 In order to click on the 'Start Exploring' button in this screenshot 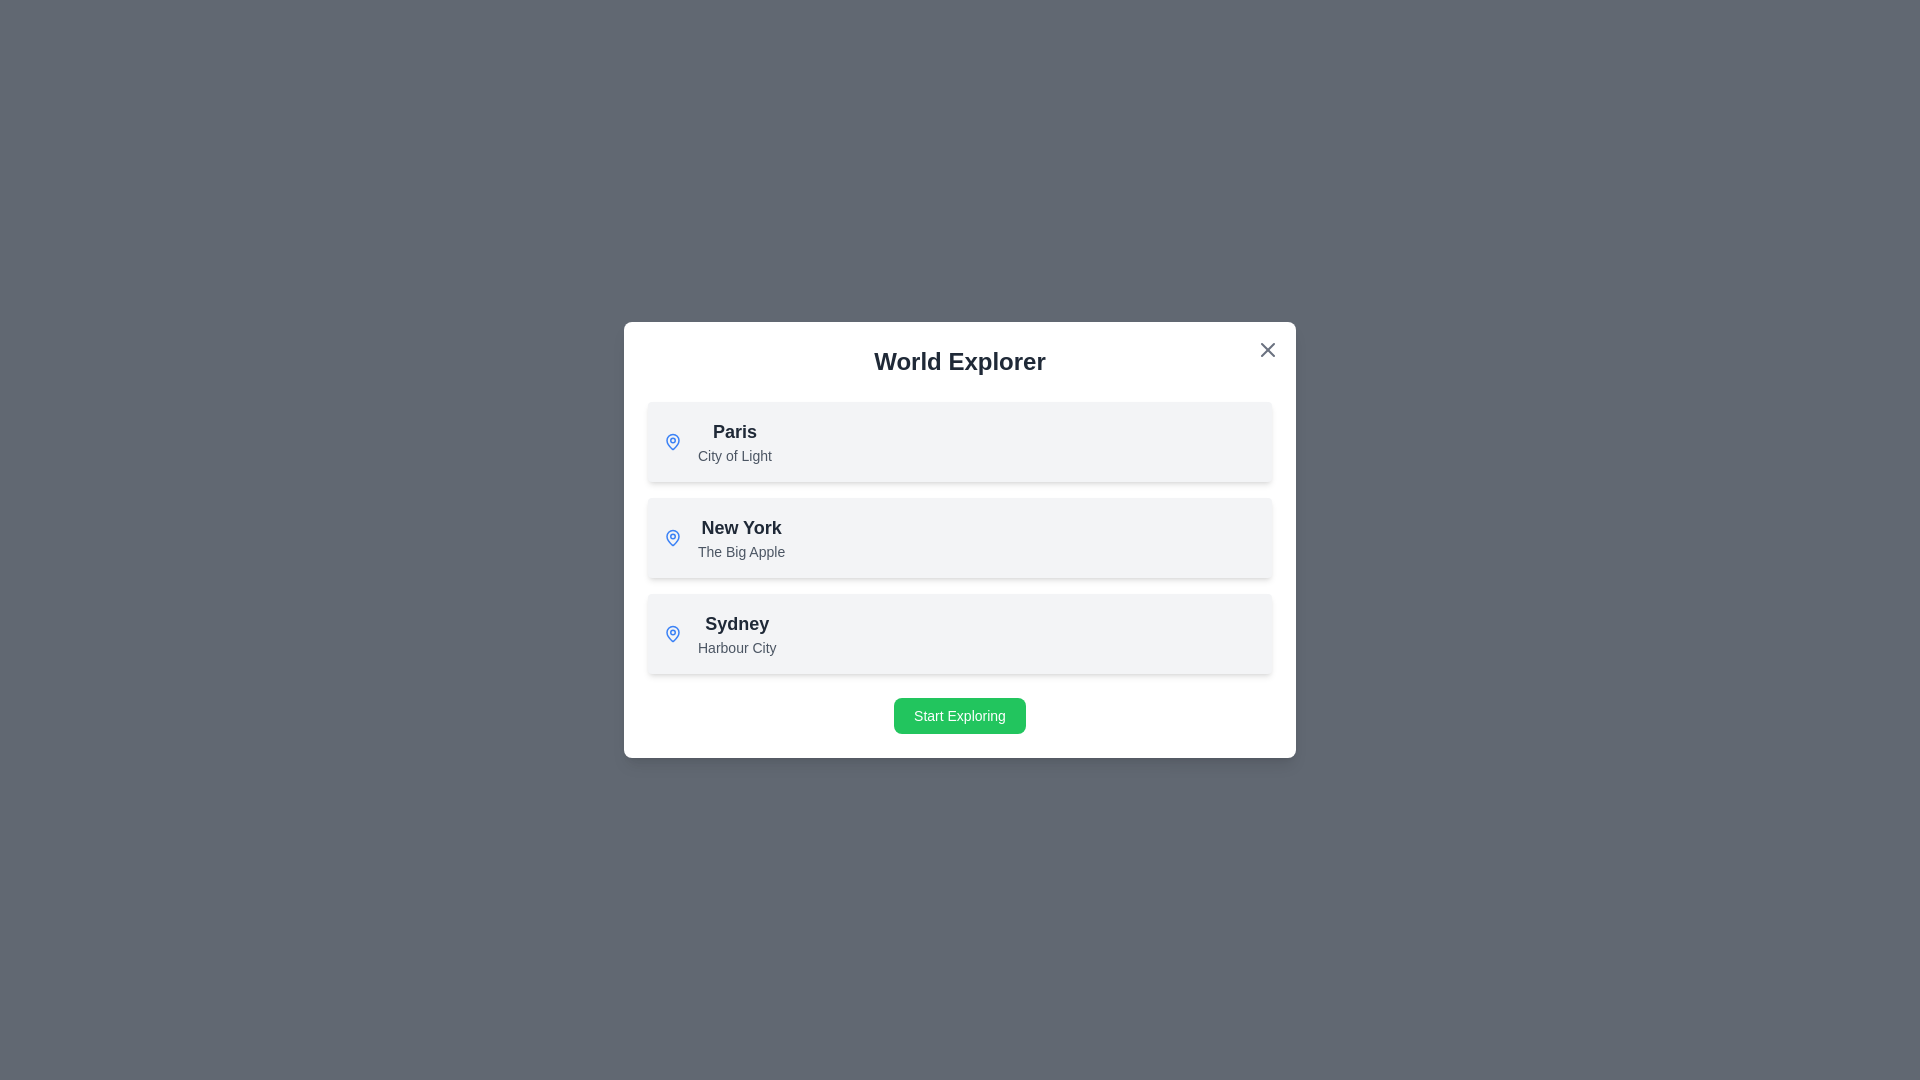, I will do `click(960, 715)`.